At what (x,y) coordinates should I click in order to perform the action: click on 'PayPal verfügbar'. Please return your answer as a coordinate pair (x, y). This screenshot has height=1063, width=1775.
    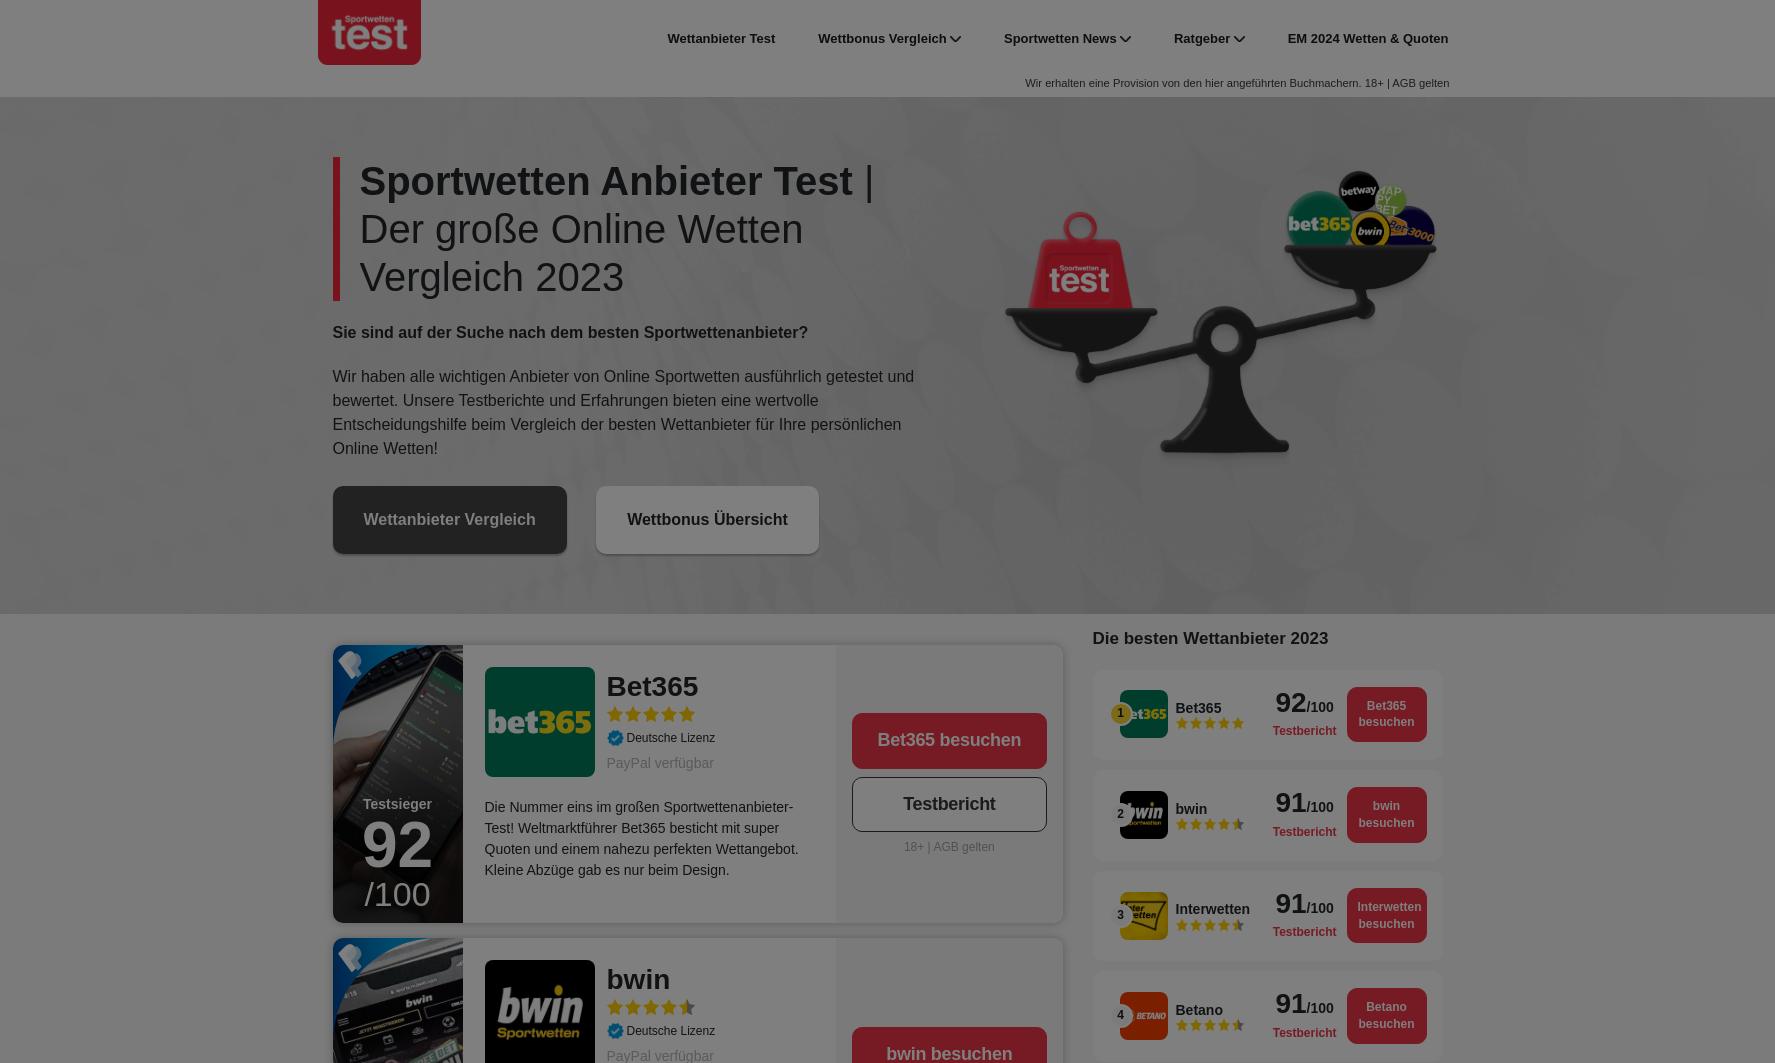
    Looking at the image, I should click on (605, 762).